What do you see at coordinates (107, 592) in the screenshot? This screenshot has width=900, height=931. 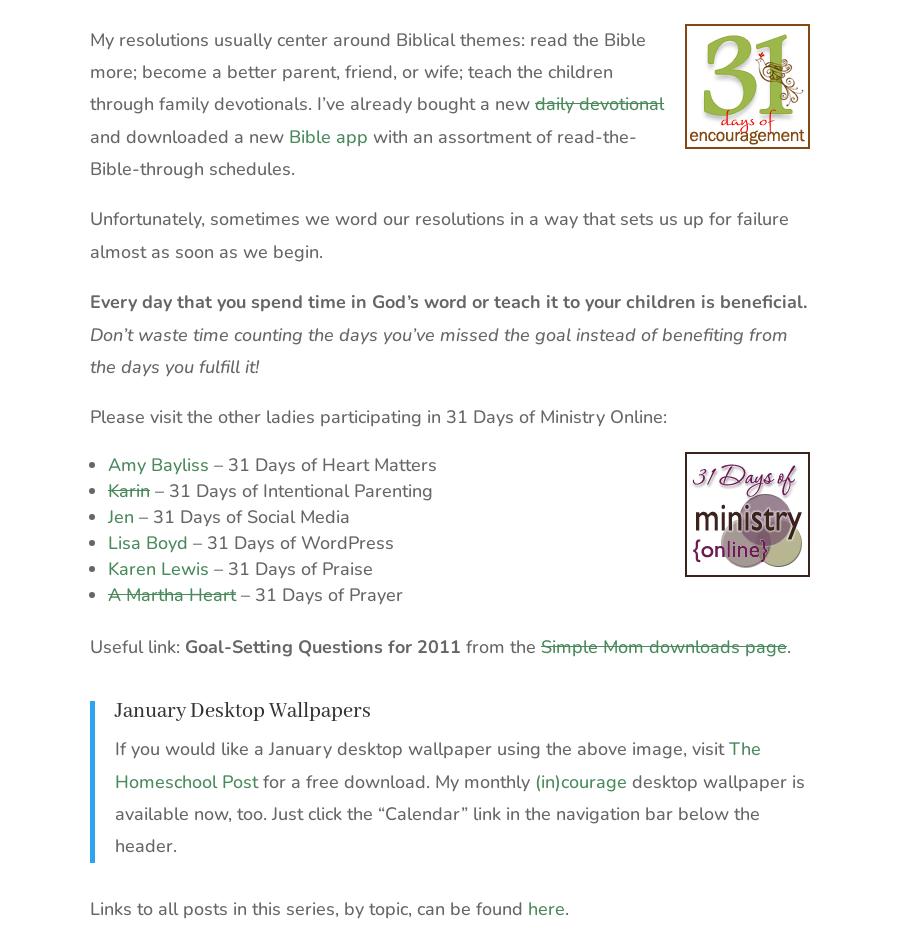 I see `'A Martha Heart'` at bounding box center [107, 592].